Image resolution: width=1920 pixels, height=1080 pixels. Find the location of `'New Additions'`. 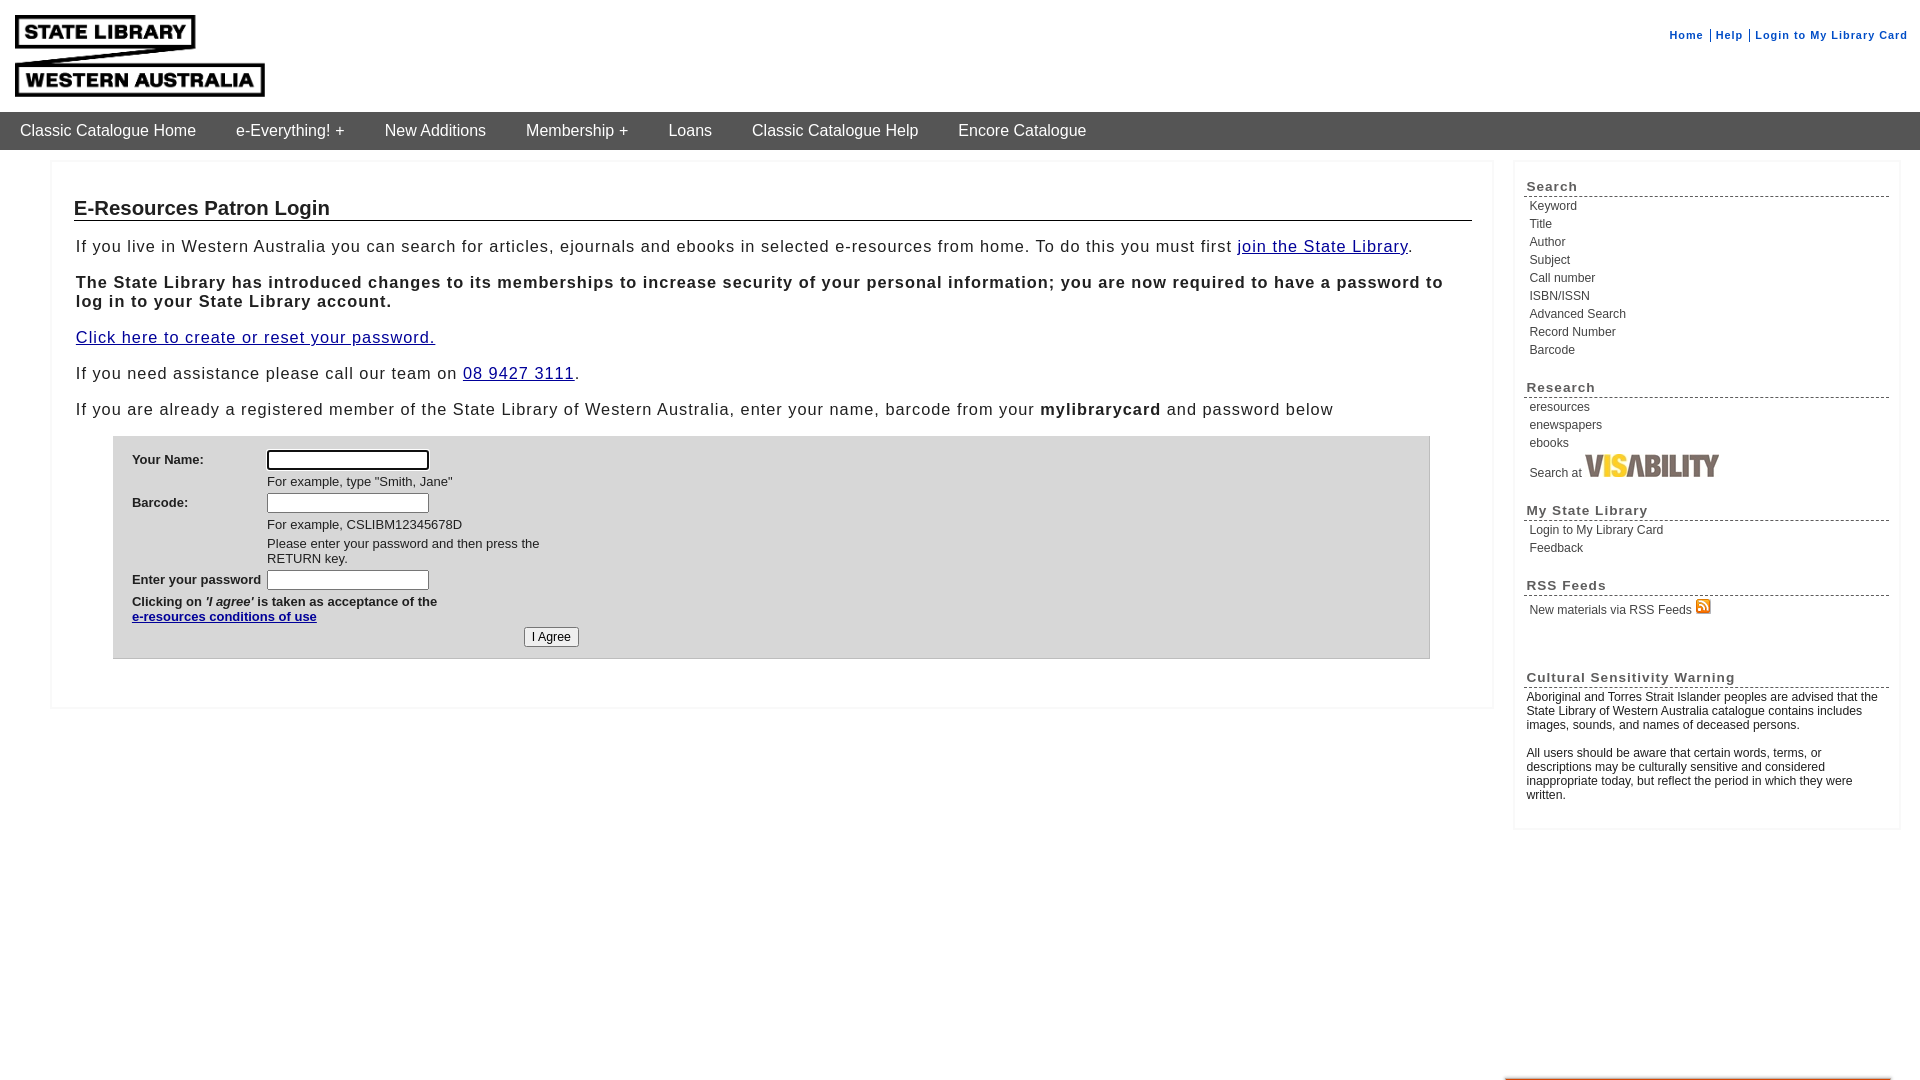

'New Additions' is located at coordinates (434, 131).